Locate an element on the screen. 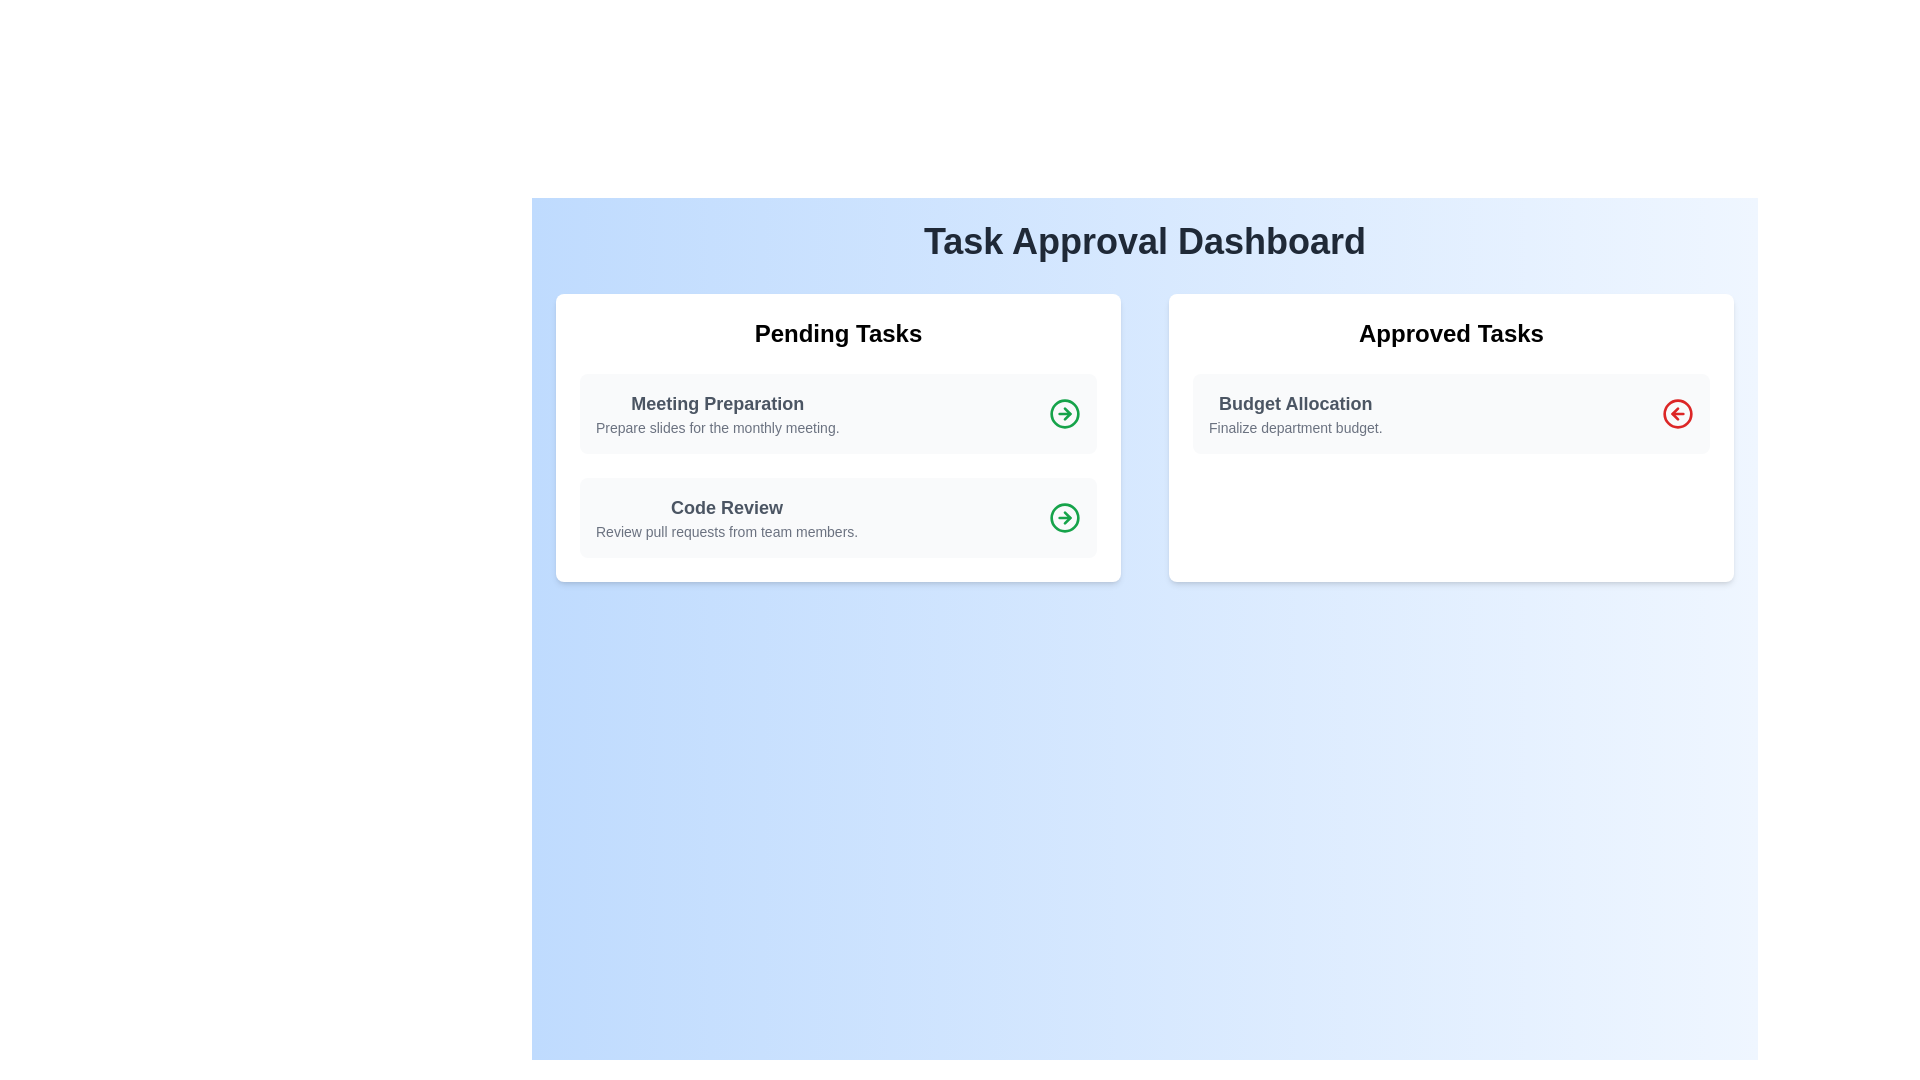 The width and height of the screenshot is (1920, 1080). the text label displaying 'Budget Allocation' in bold gray font located in the right panel labeled 'Approved Tasks' at the top of its section is located at coordinates (1295, 404).